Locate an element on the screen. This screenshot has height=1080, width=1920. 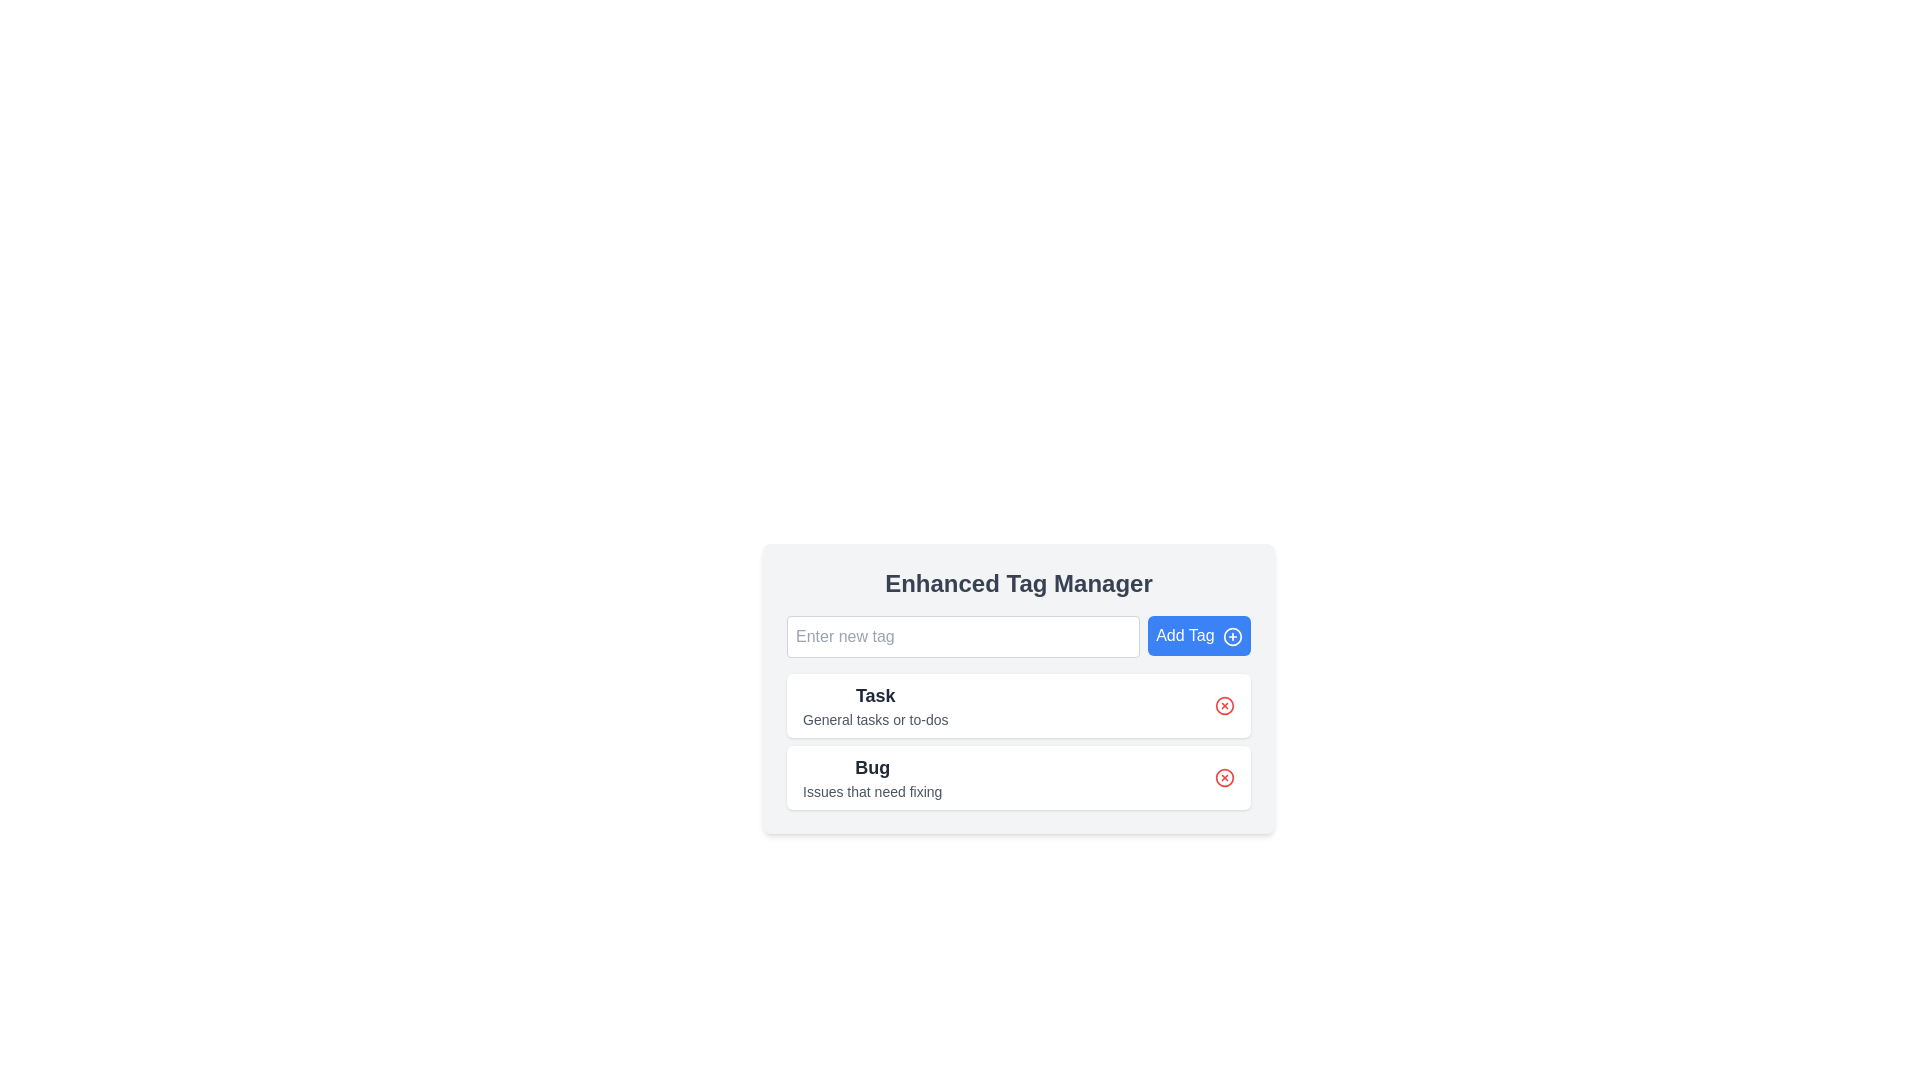
the icon embedded within the 'Add Tag' button is located at coordinates (1232, 636).